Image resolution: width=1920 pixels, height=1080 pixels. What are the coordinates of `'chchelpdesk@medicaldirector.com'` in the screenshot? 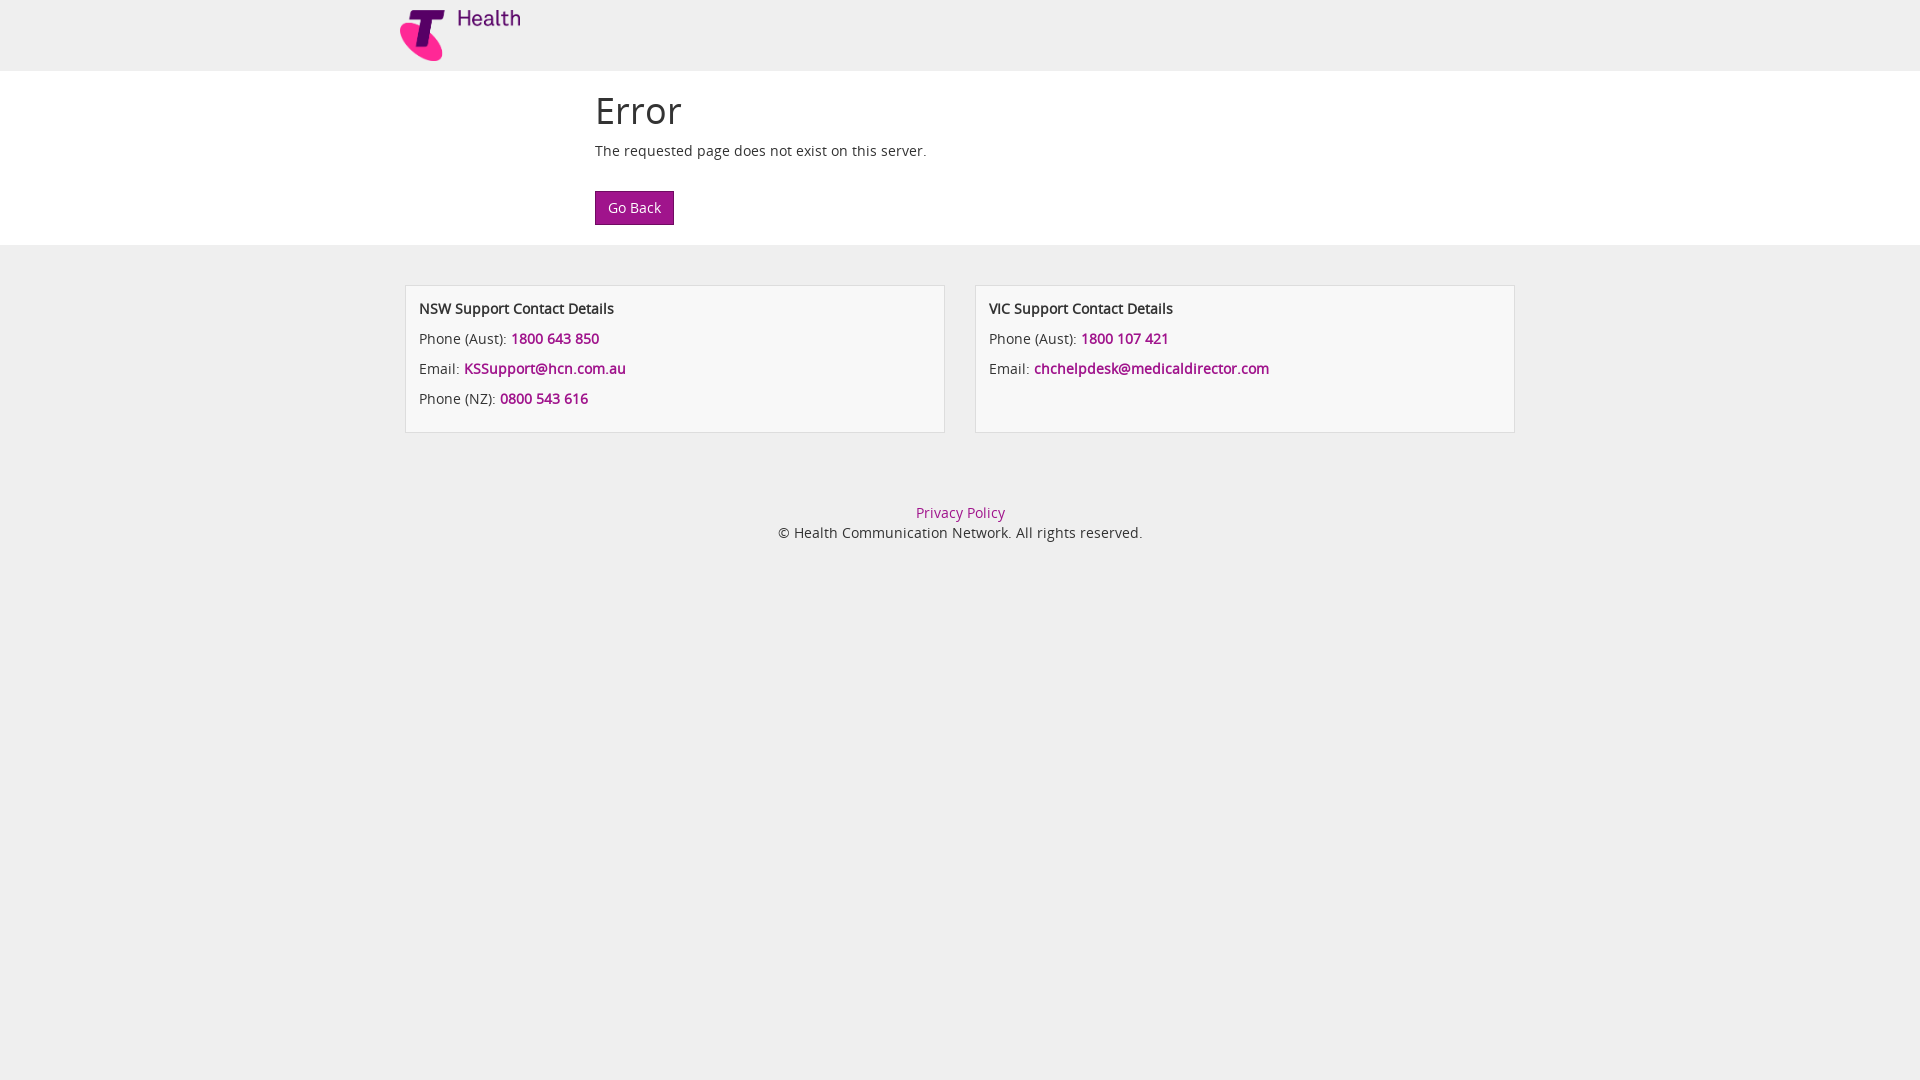 It's located at (1151, 368).